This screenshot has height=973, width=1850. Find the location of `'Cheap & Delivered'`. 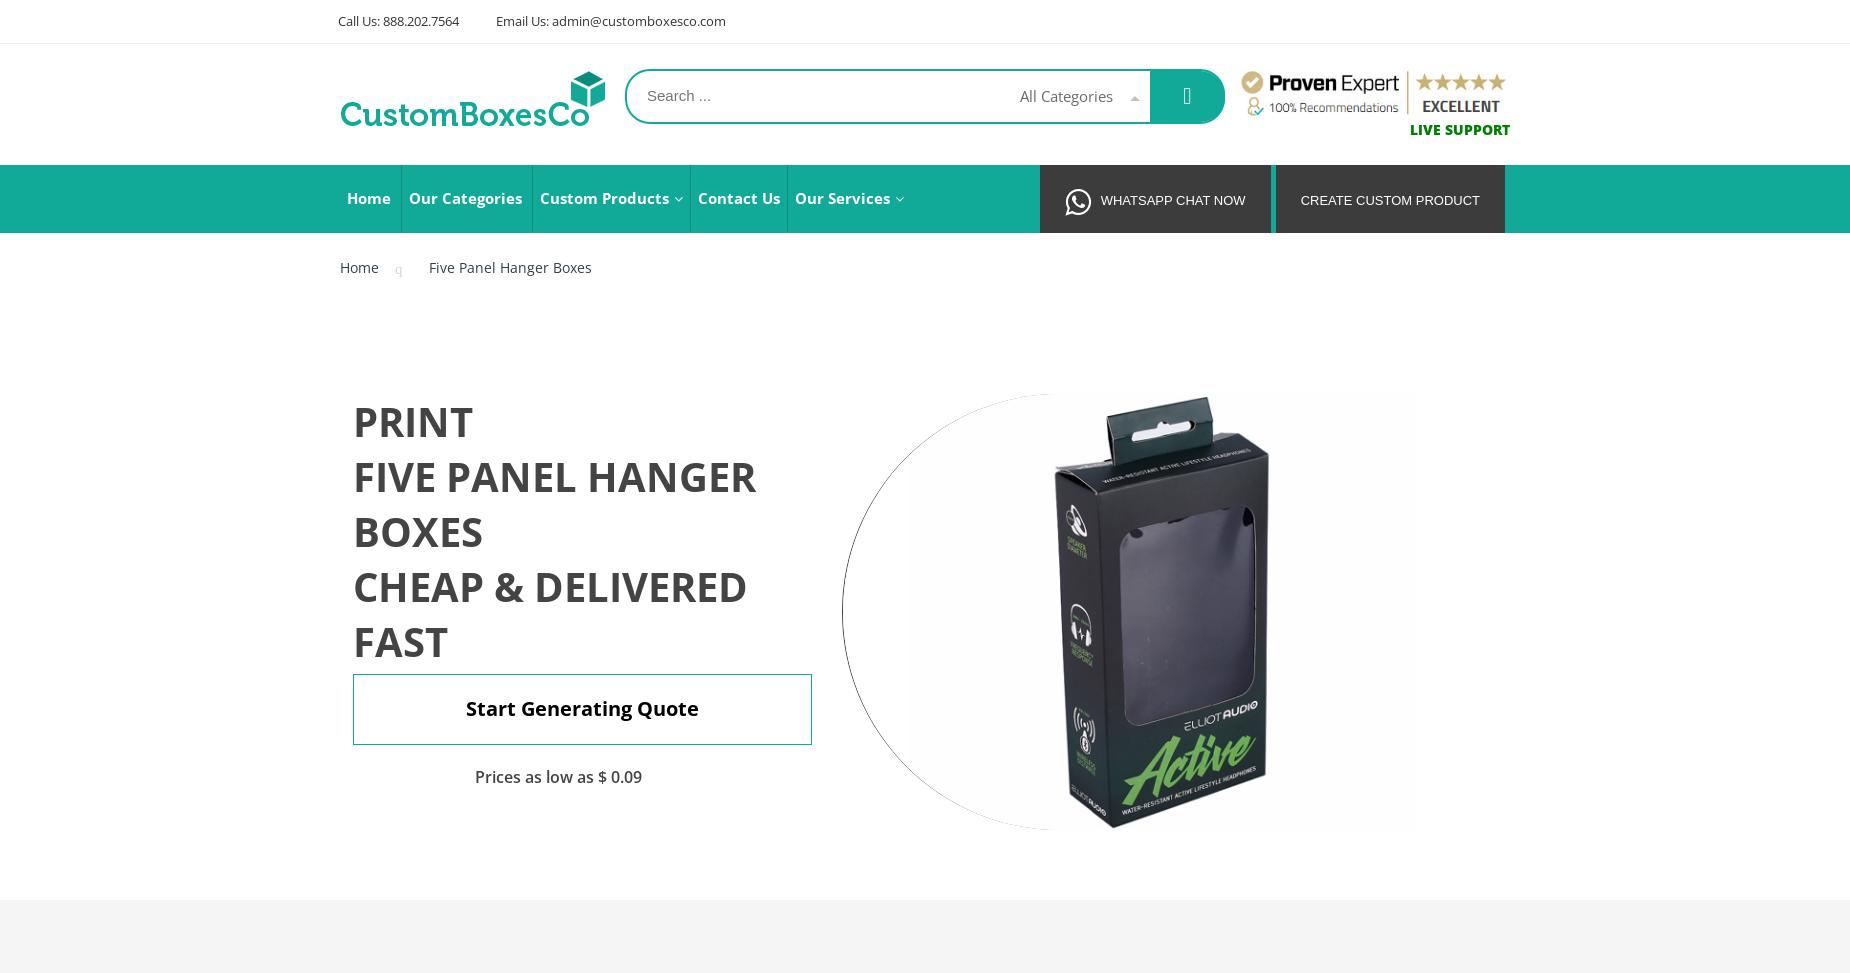

'Cheap & Delivered' is located at coordinates (550, 586).